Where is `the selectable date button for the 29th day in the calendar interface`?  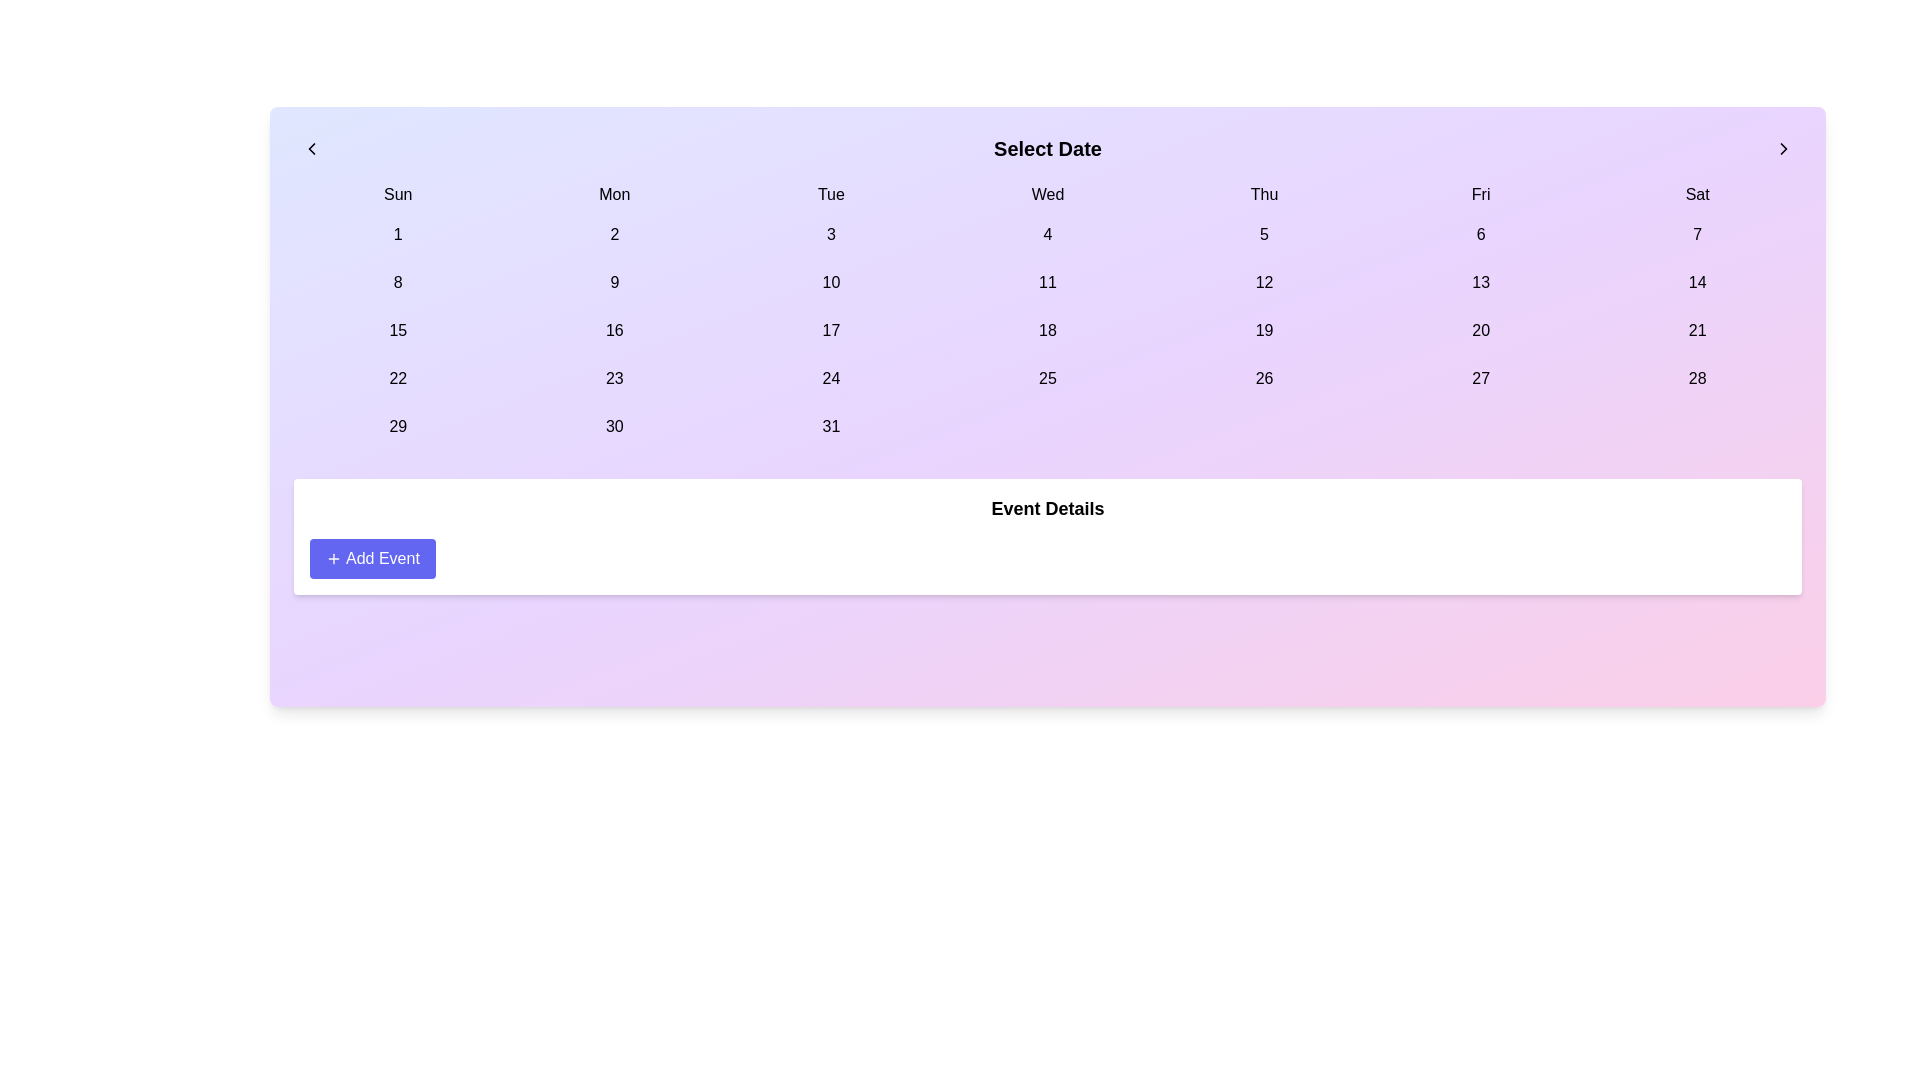 the selectable date button for the 29th day in the calendar interface is located at coordinates (398, 426).